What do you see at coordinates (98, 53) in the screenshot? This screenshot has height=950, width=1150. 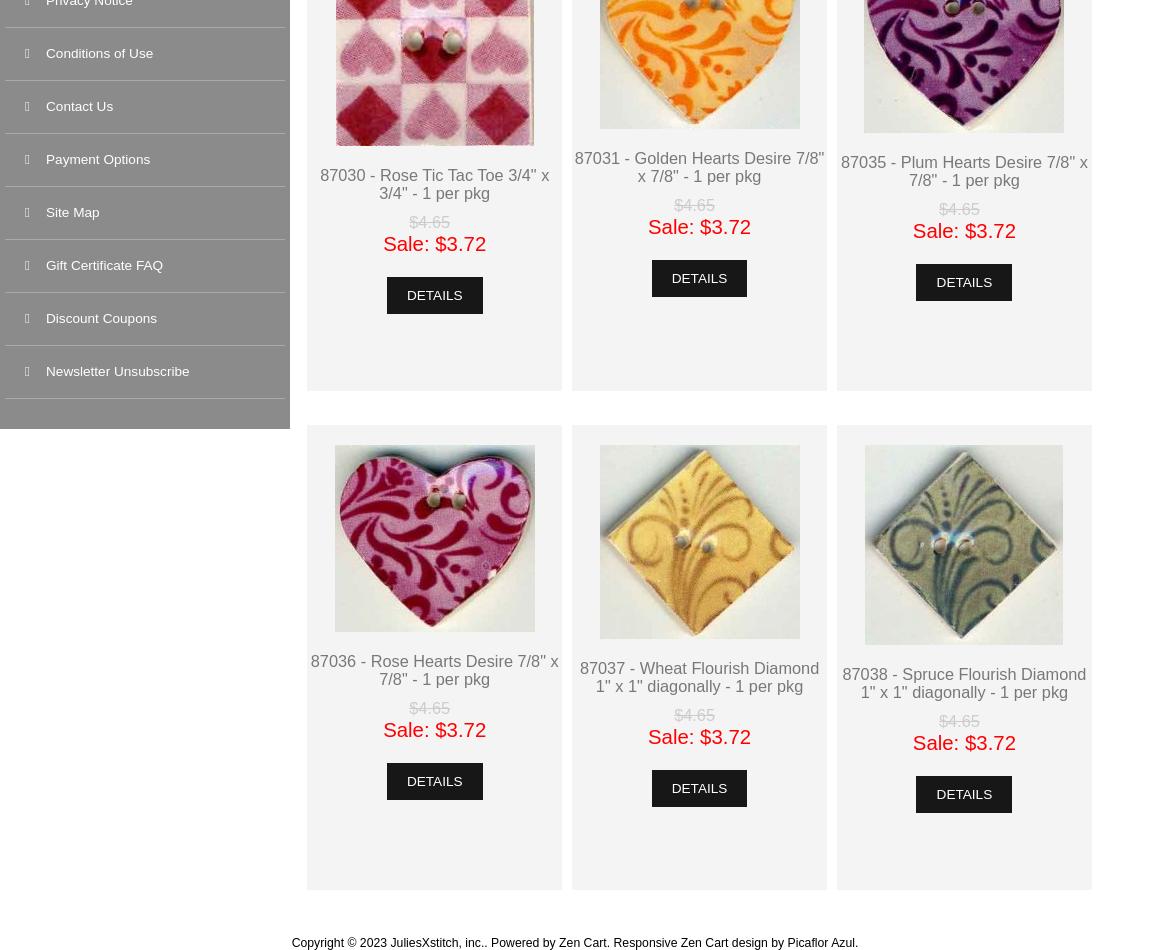 I see `'Conditions of Use'` at bounding box center [98, 53].